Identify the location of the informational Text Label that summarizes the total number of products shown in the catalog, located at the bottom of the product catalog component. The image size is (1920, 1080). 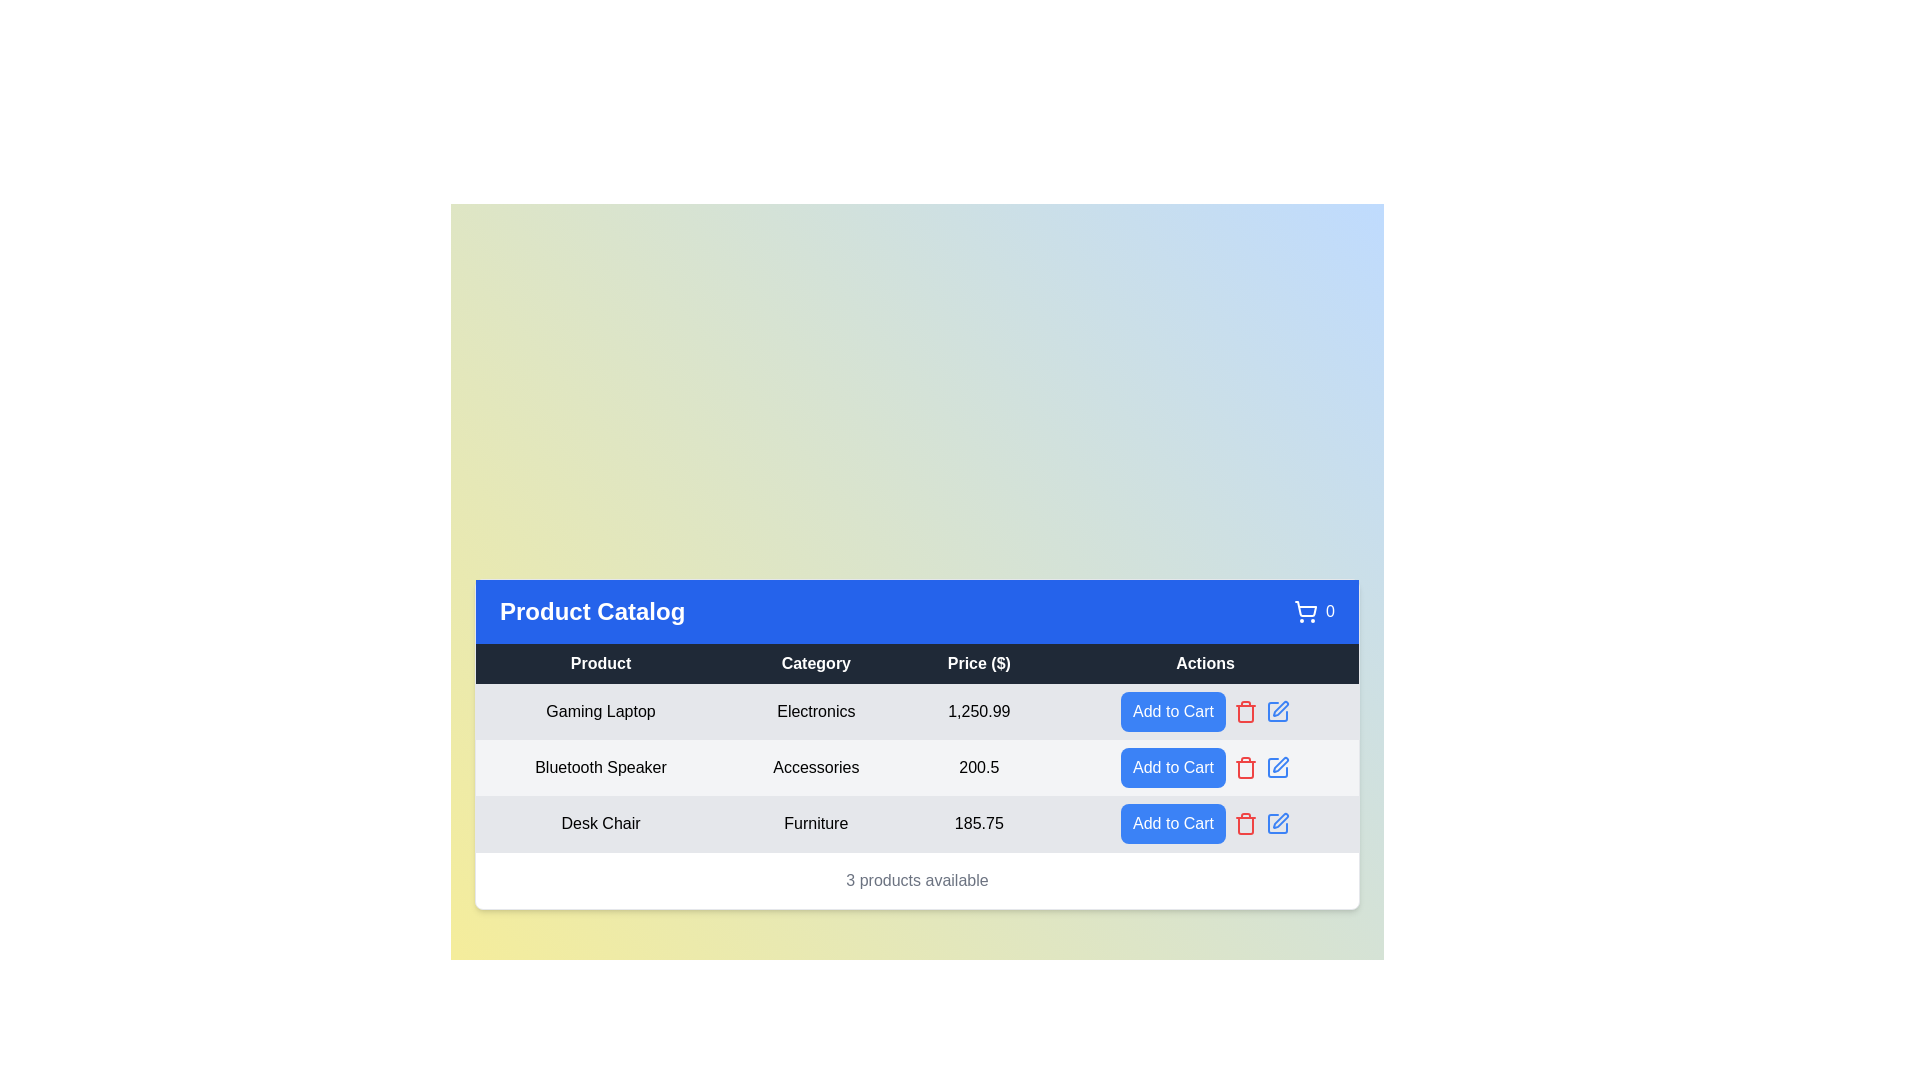
(916, 878).